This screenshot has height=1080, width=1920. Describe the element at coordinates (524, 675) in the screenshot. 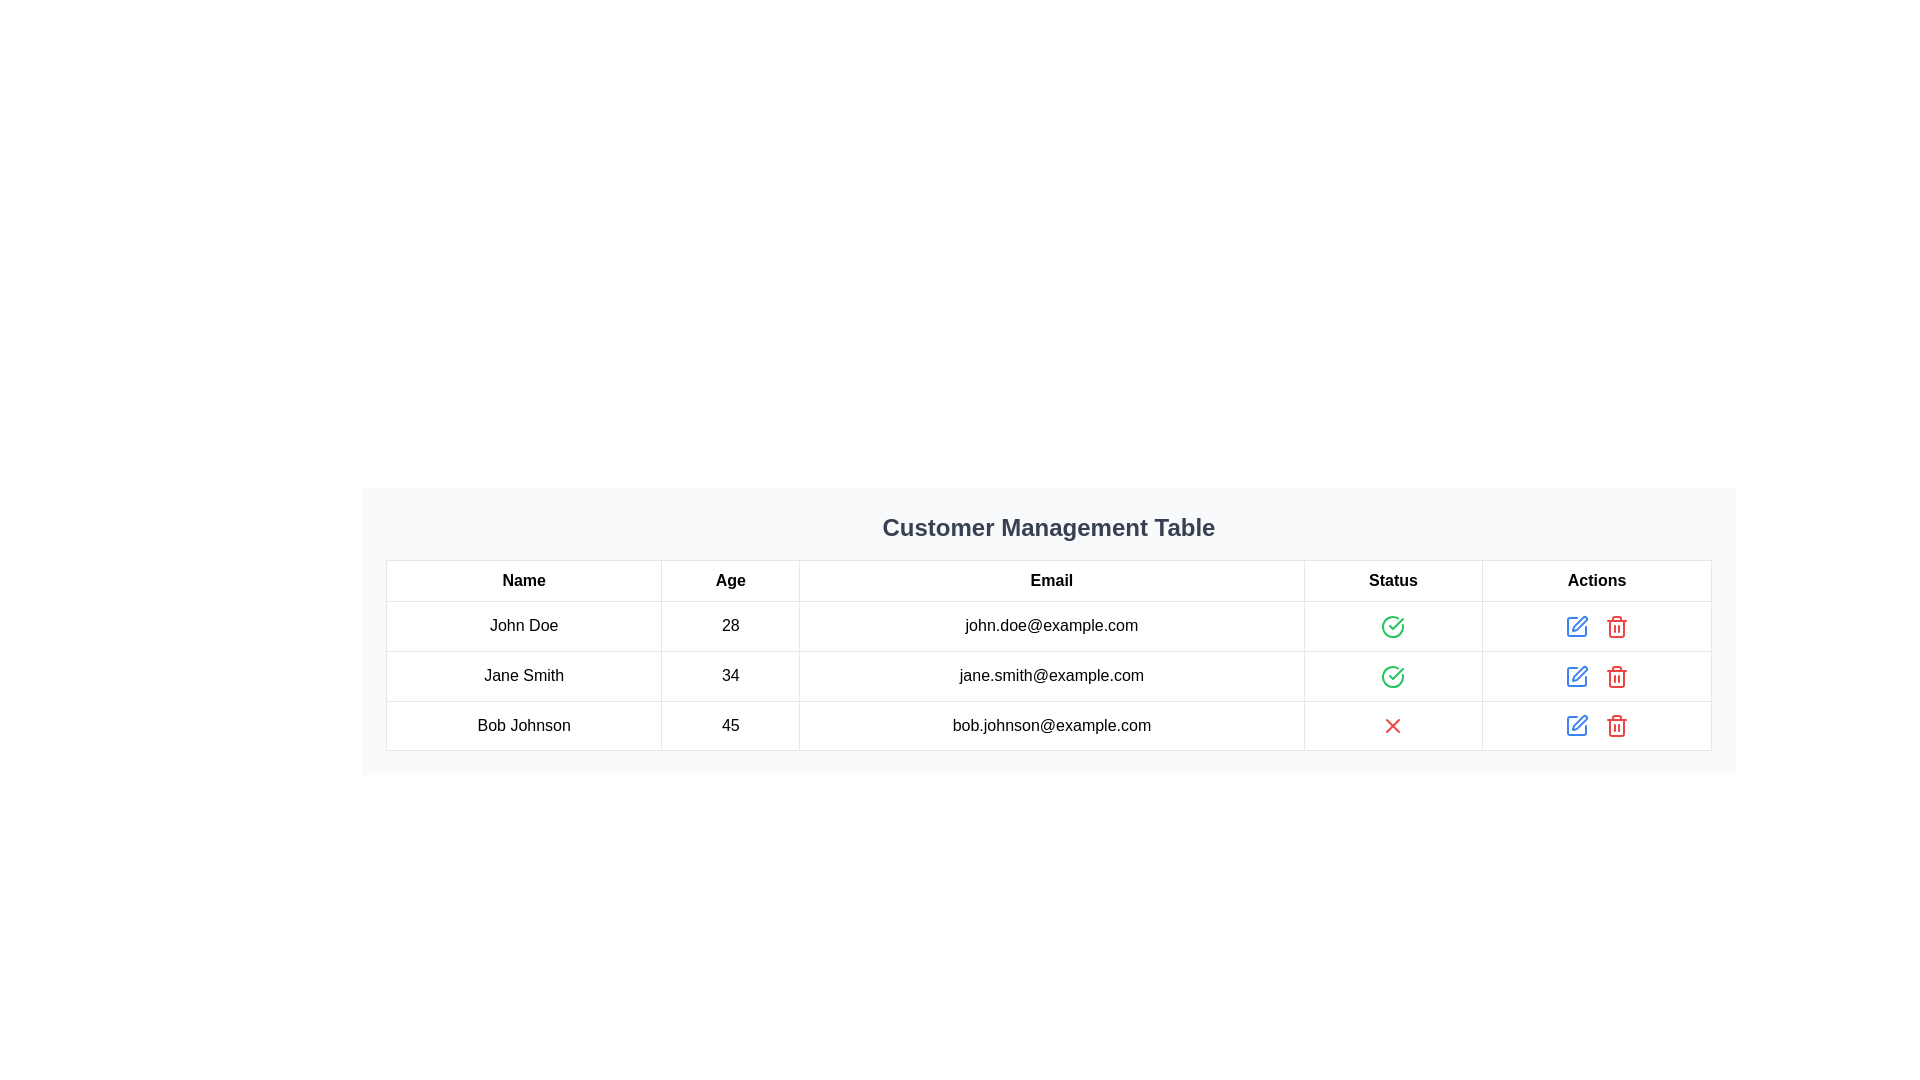

I see `the text label displaying 'Jane Smith' in the 'Name' column of the 'Customer Management Table'` at that location.